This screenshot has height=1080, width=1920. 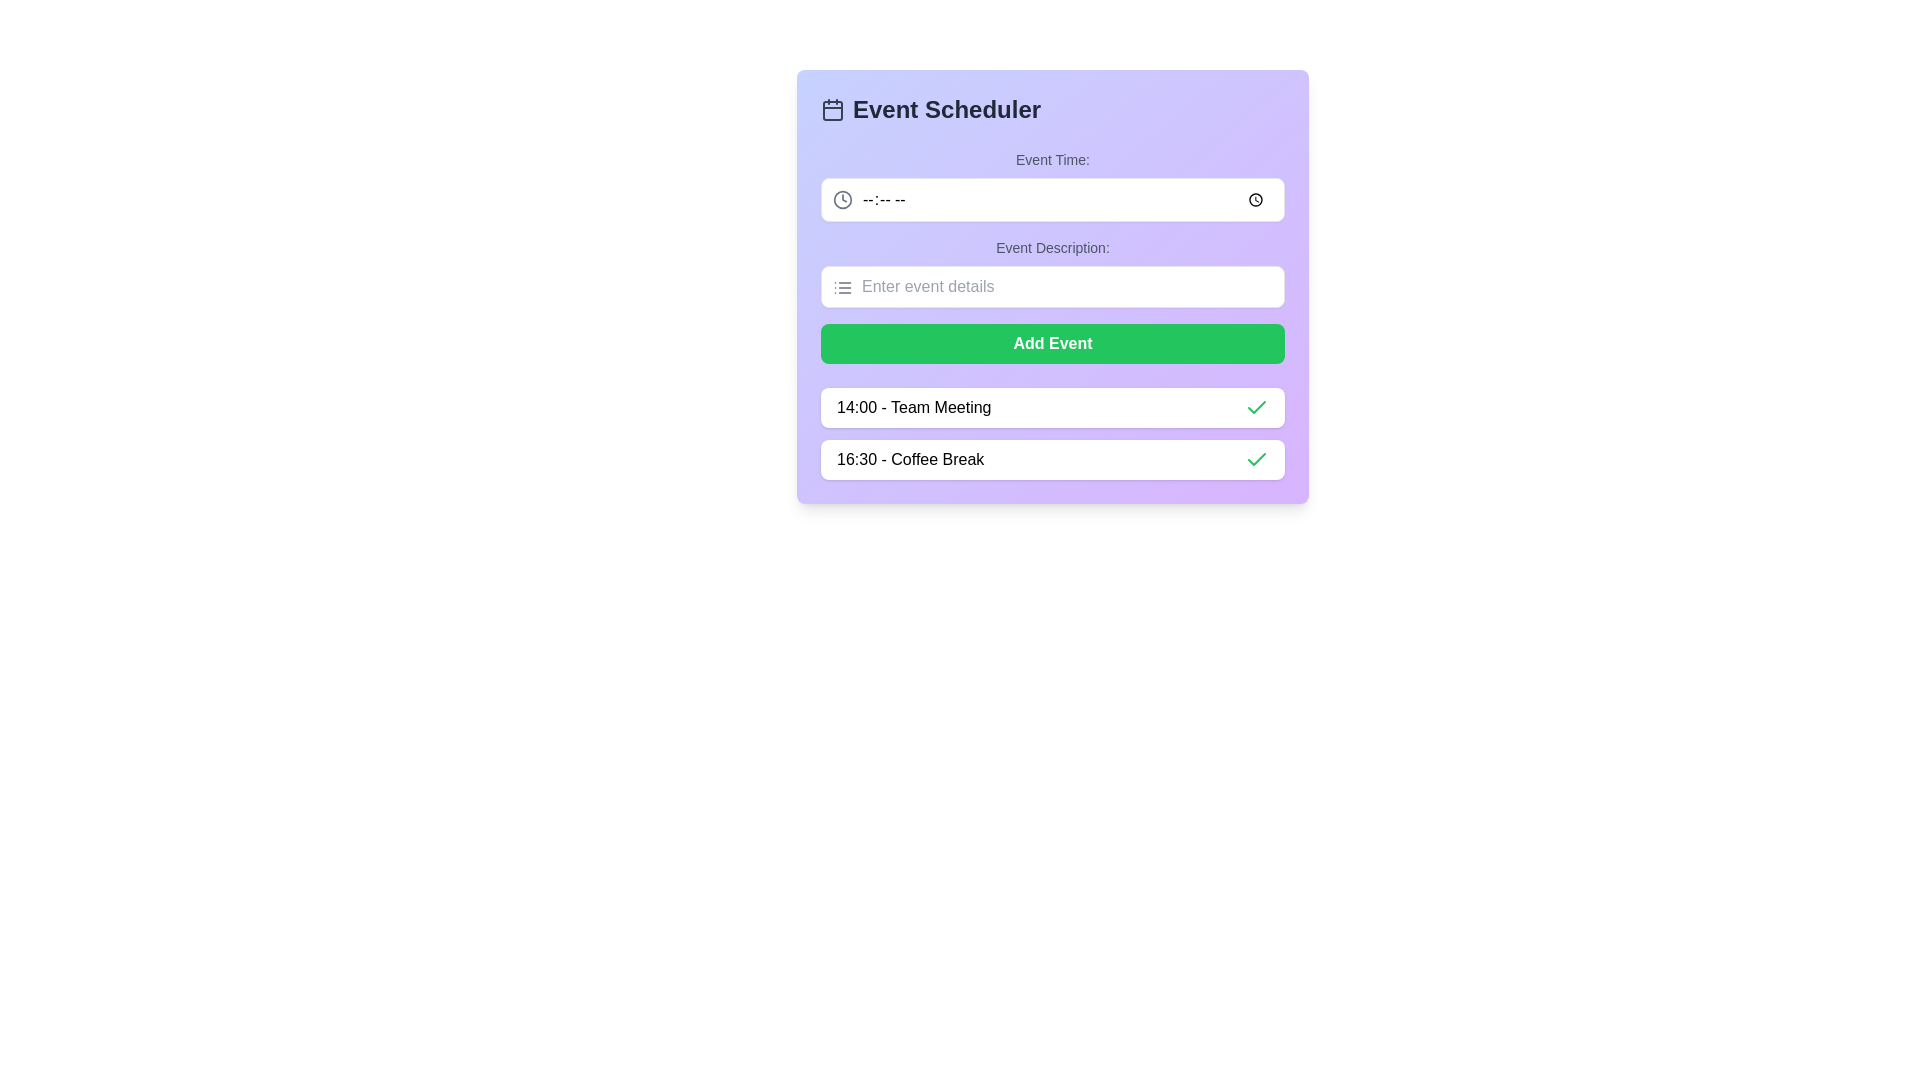 I want to click on the Time Picker Input Field labeled 'Event Time:', so click(x=1051, y=185).